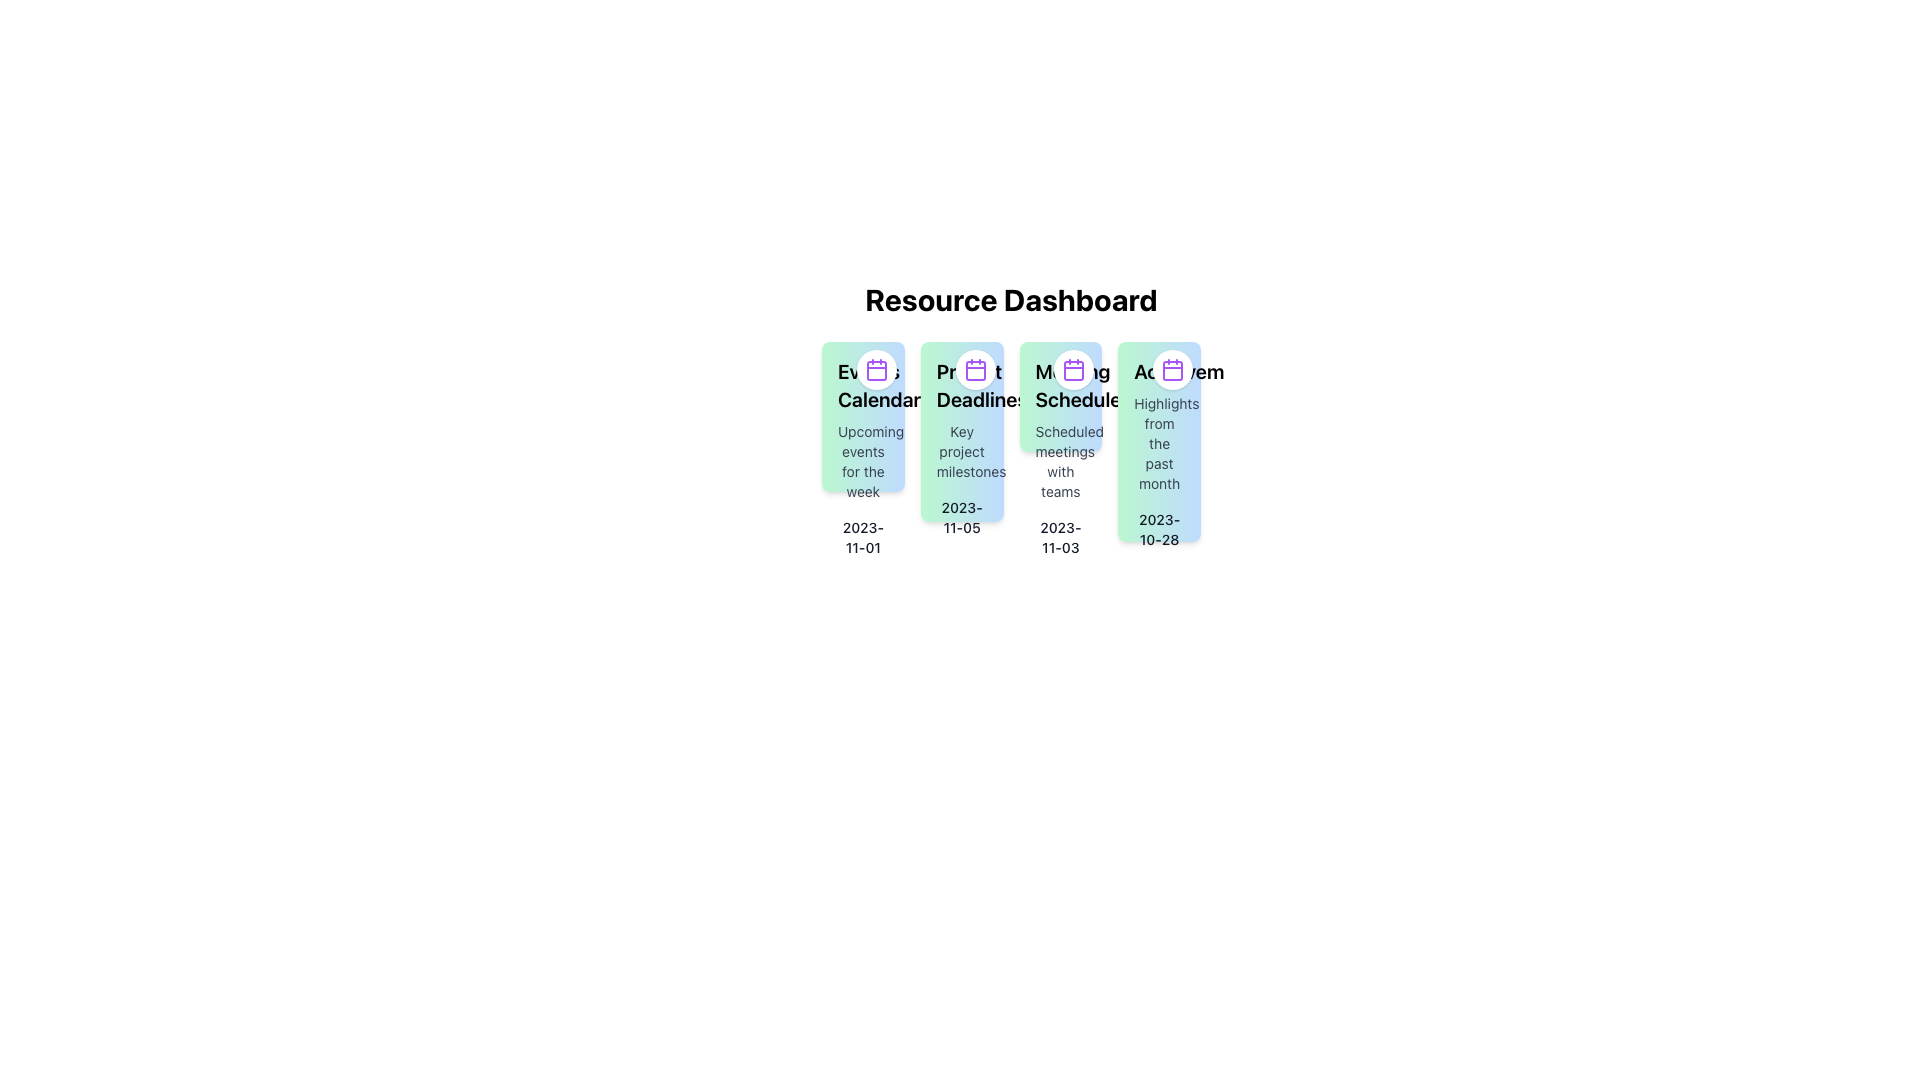 The width and height of the screenshot is (1920, 1080). I want to click on the calendar icon located inside the fourth icon under the 'Resource Dashboard' heading, so click(1172, 370).